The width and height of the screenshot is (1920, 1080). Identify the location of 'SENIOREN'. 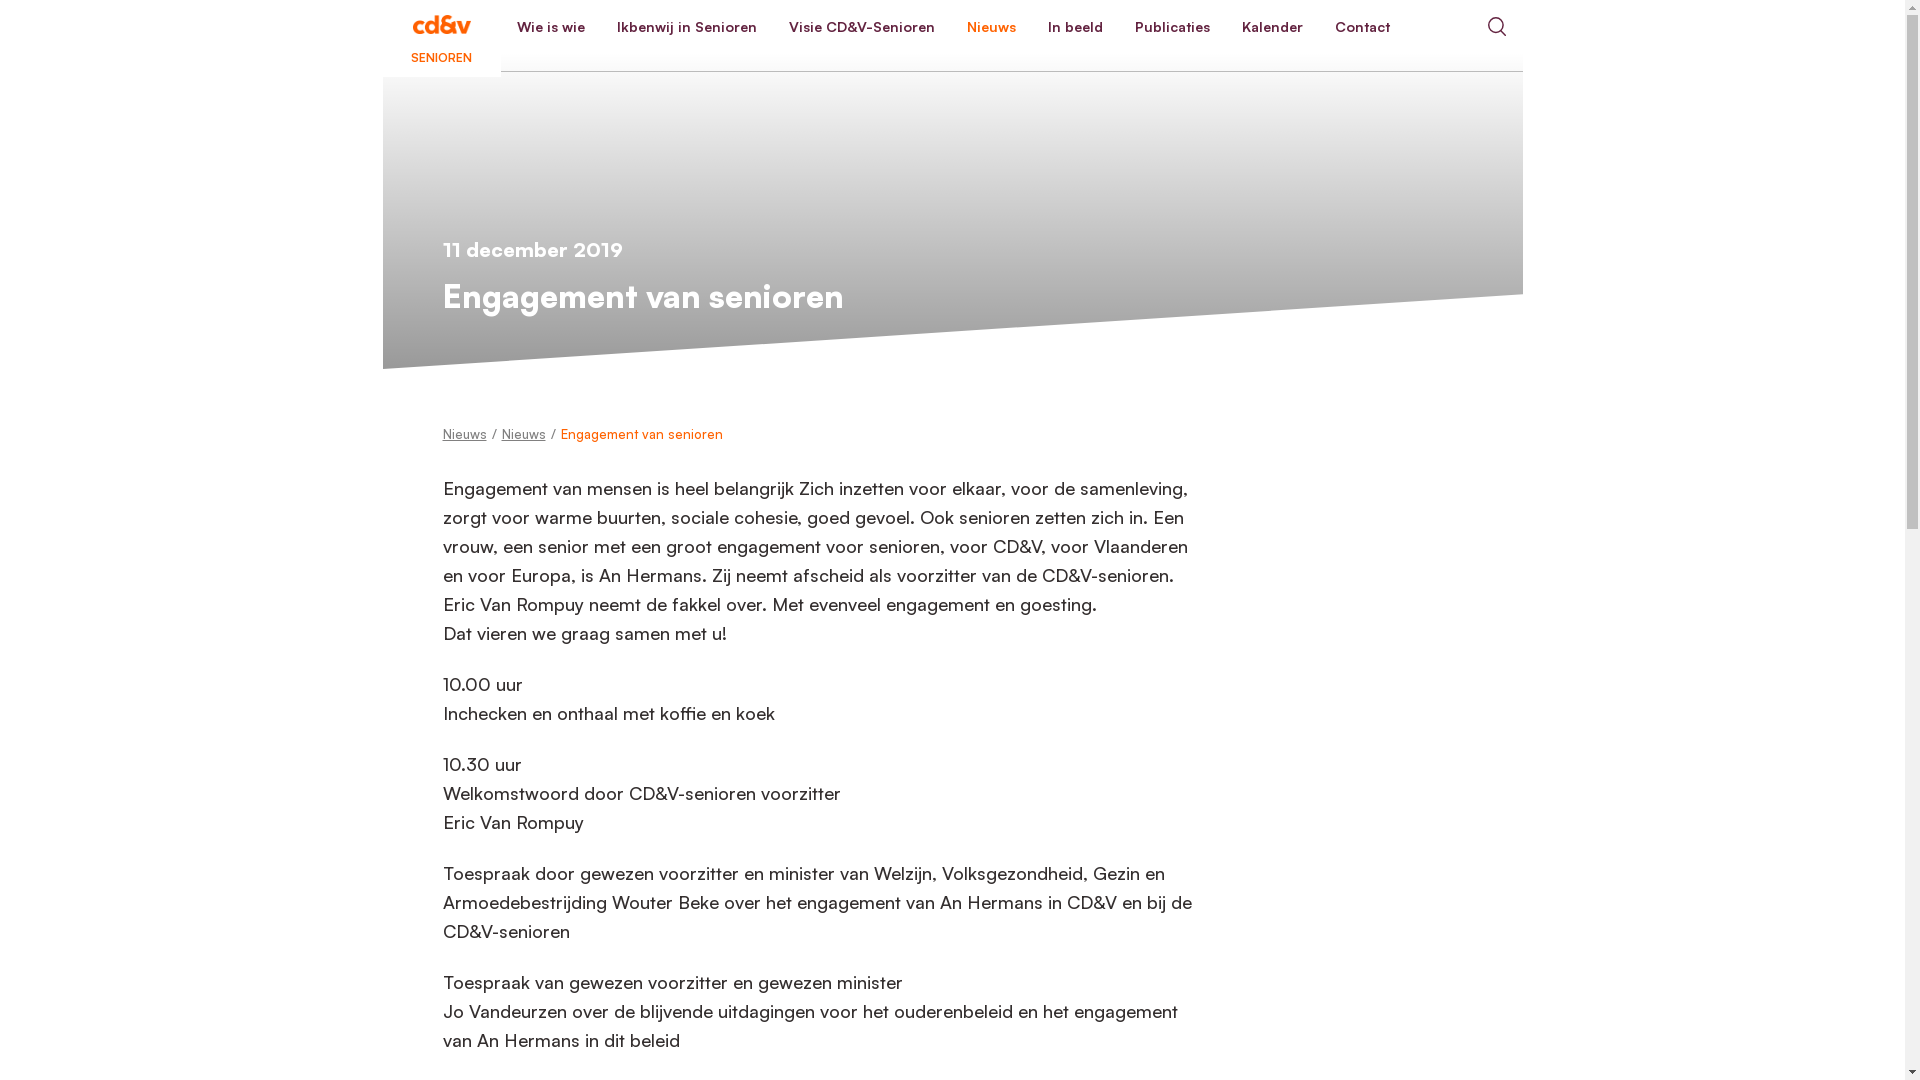
(440, 26).